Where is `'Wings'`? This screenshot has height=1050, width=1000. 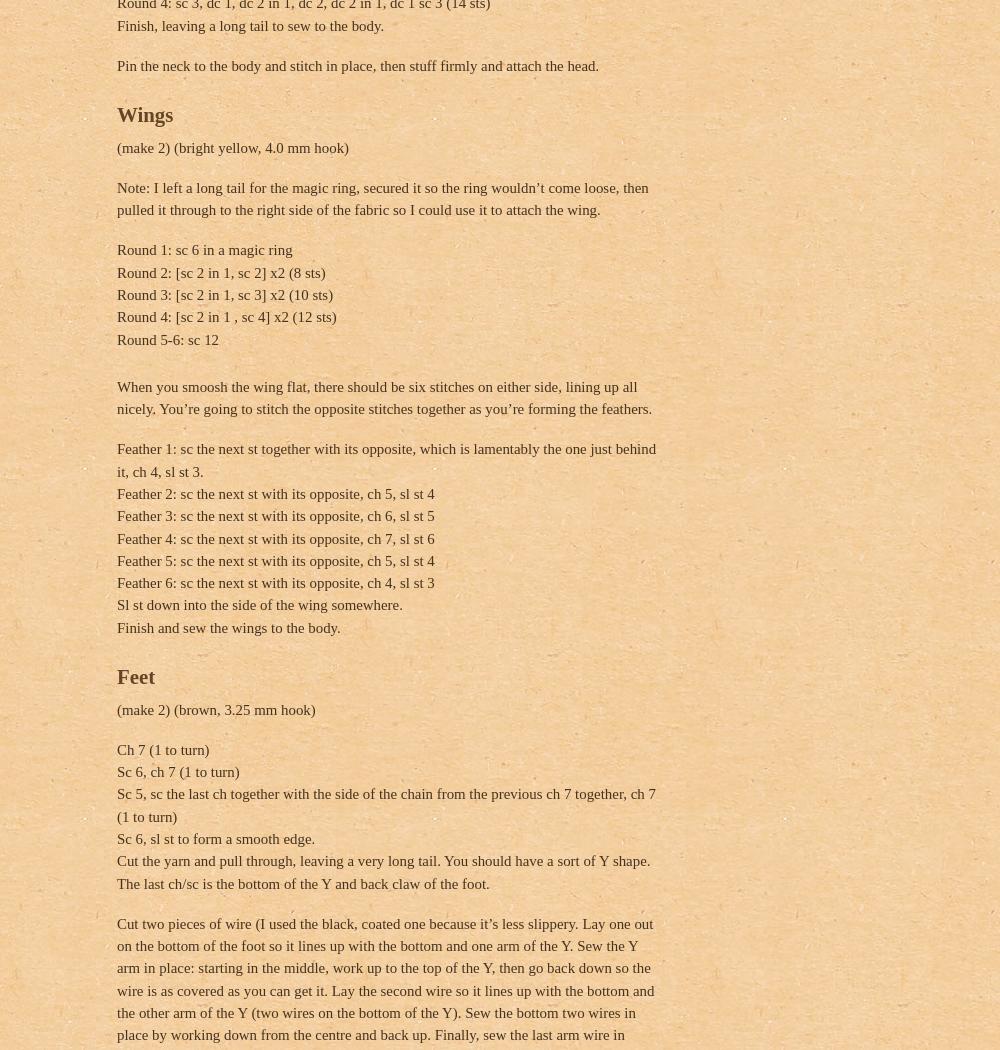 'Wings' is located at coordinates (145, 113).